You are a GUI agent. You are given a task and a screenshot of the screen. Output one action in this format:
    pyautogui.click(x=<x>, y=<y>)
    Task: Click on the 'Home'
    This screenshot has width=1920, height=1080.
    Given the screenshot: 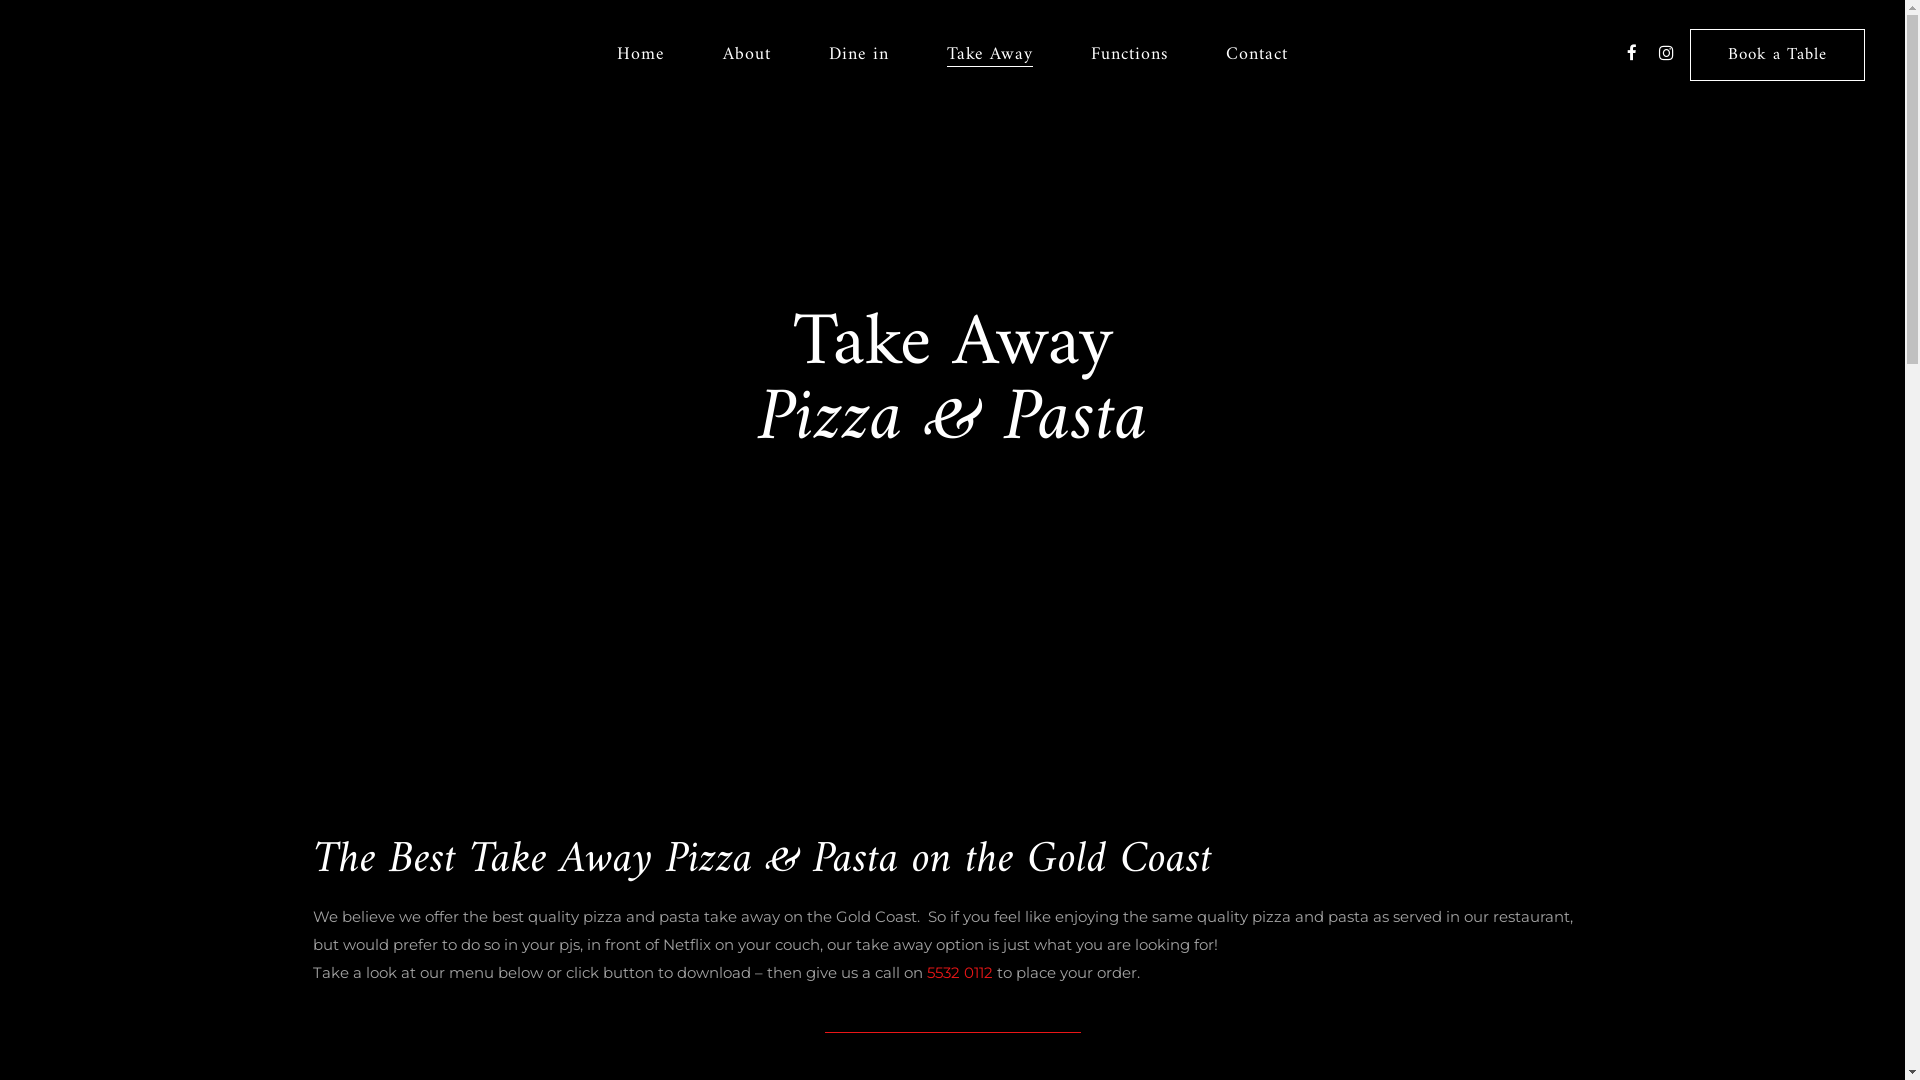 What is the action you would take?
    pyautogui.click(x=587, y=53)
    